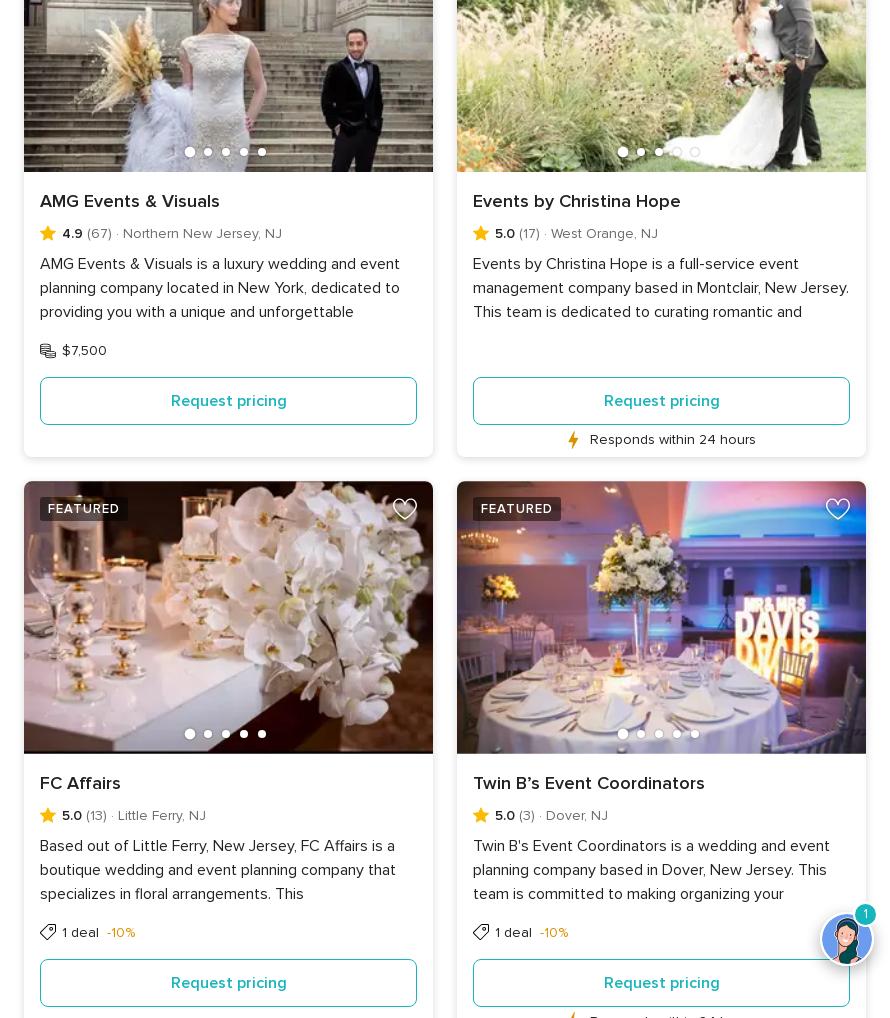 Image resolution: width=890 pixels, height=1018 pixels. I want to click on '(17)', so click(517, 232).